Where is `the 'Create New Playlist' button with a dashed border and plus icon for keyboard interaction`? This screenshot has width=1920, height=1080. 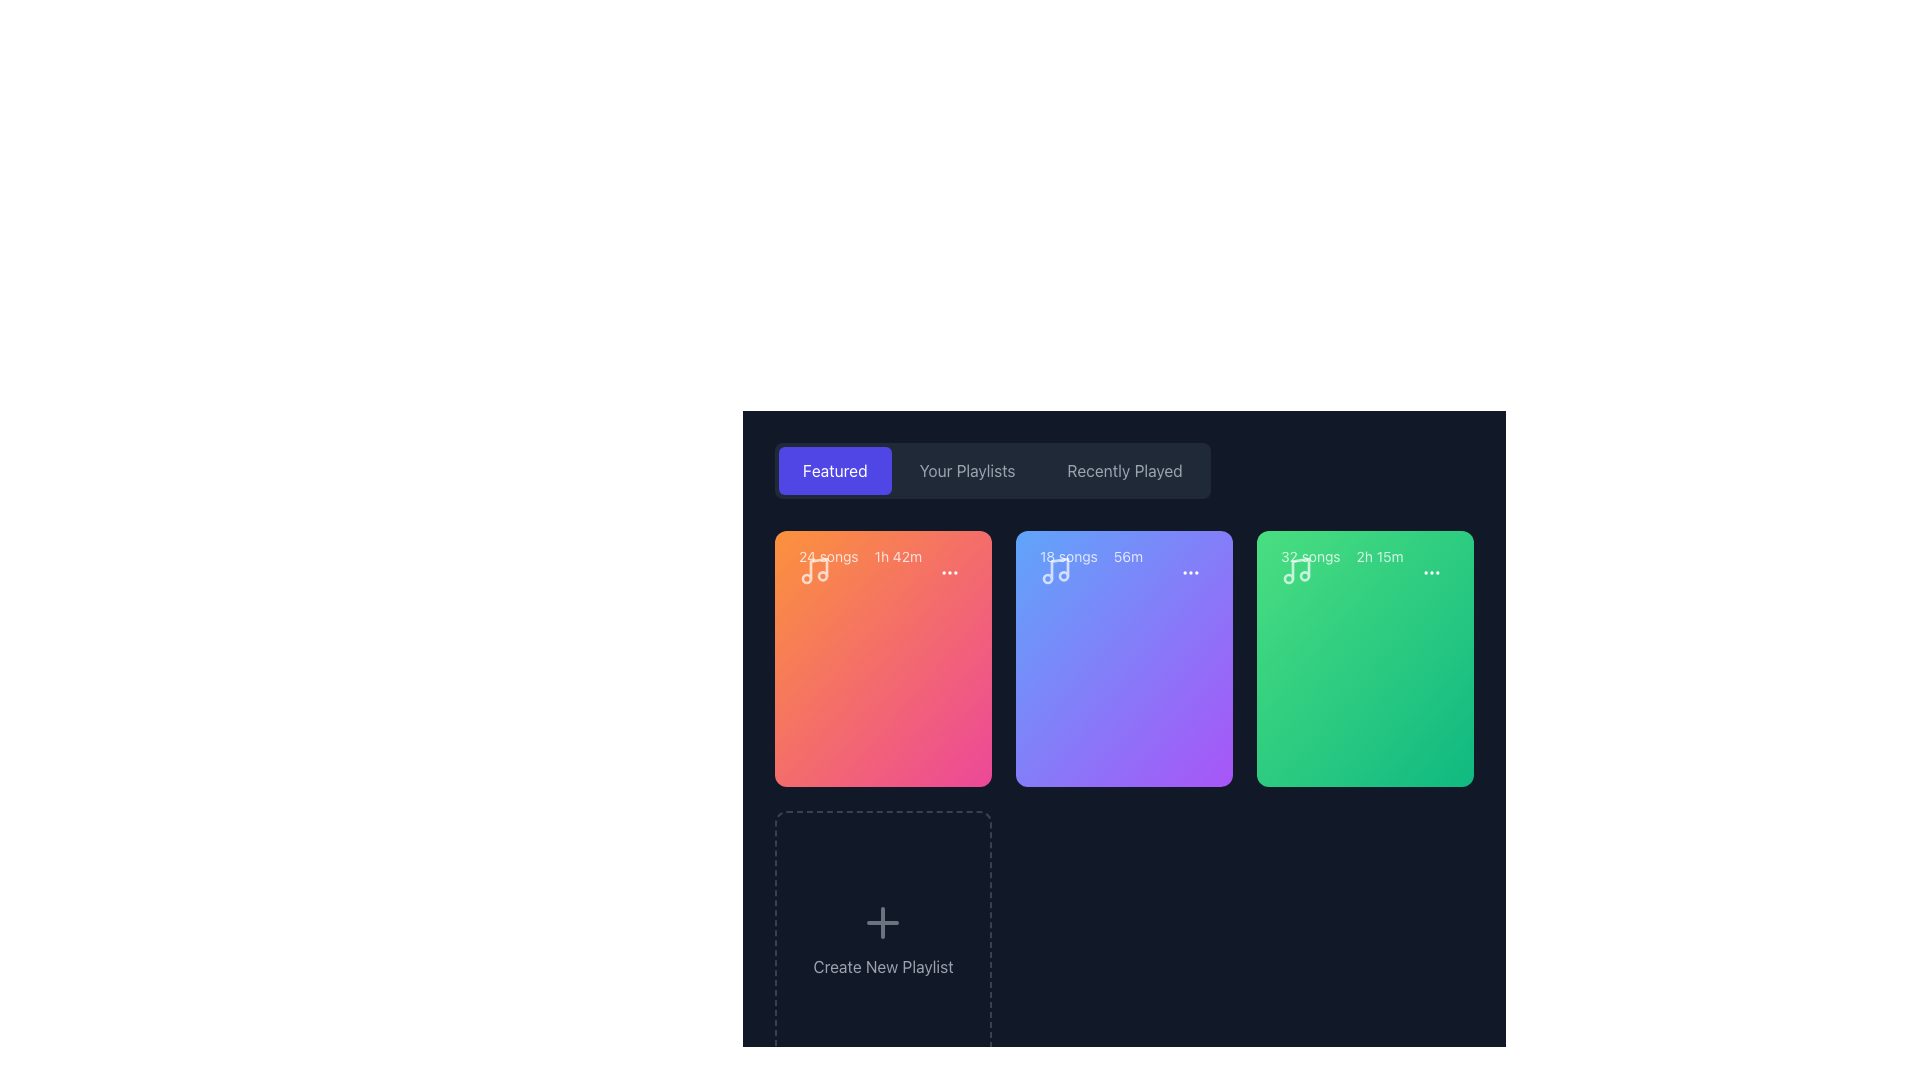 the 'Create New Playlist' button with a dashed border and plus icon for keyboard interaction is located at coordinates (882, 938).